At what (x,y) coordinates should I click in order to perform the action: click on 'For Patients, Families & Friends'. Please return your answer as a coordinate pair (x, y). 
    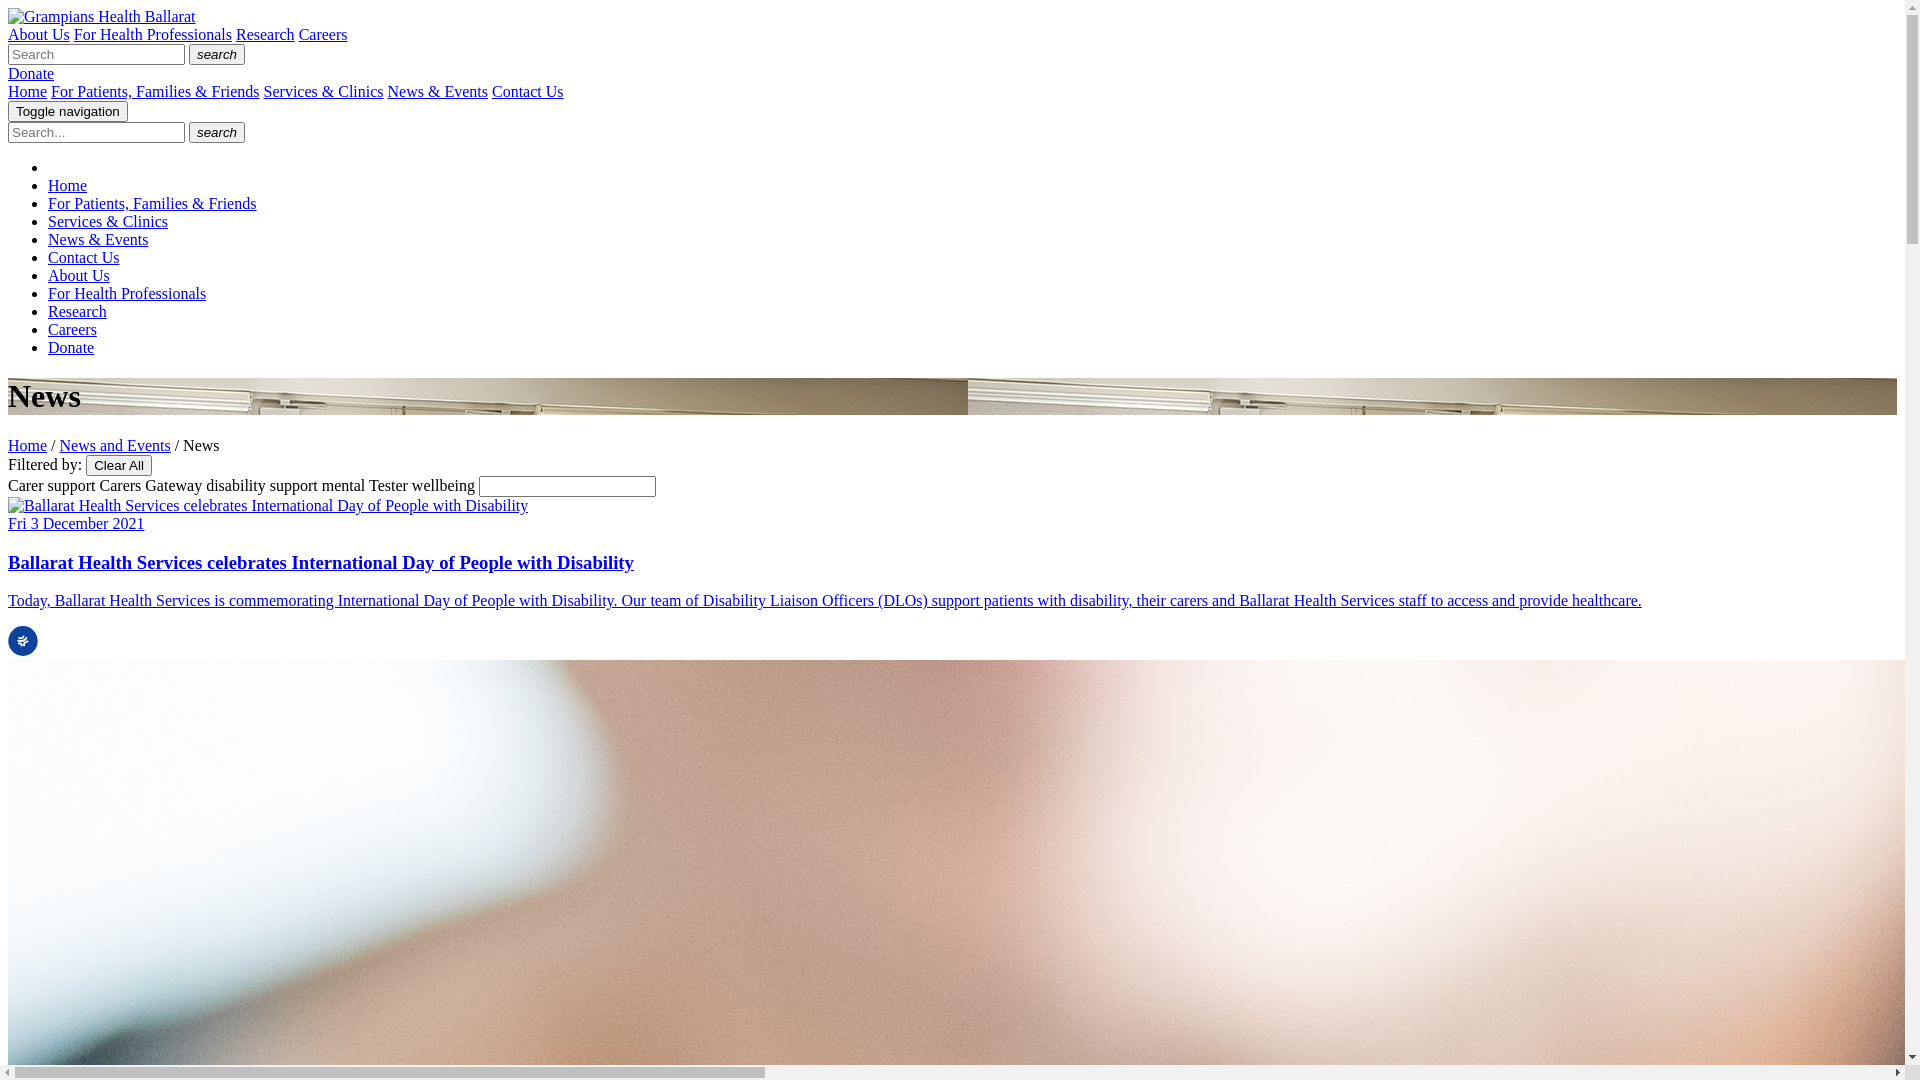
    Looking at the image, I should click on (153, 91).